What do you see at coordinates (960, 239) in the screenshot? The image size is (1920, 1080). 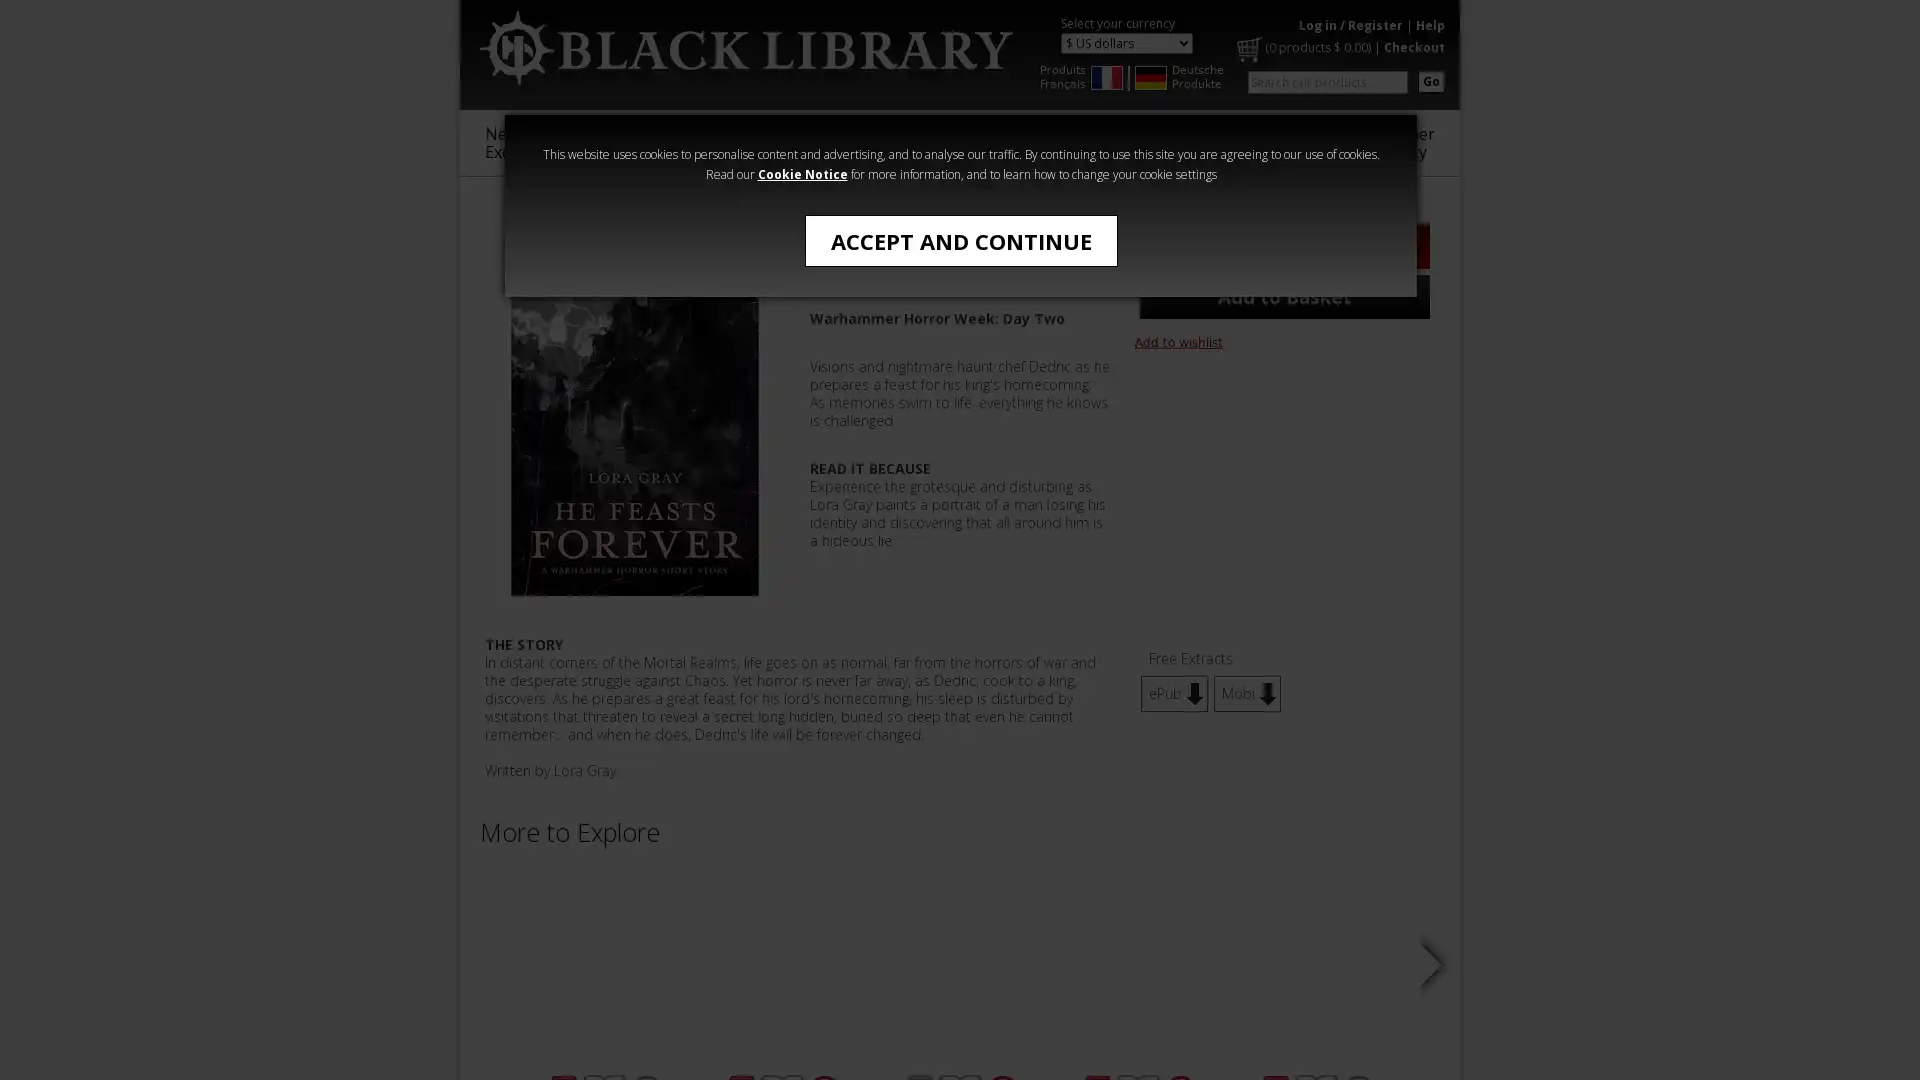 I see `ACCEPT AND CONTINUE` at bounding box center [960, 239].